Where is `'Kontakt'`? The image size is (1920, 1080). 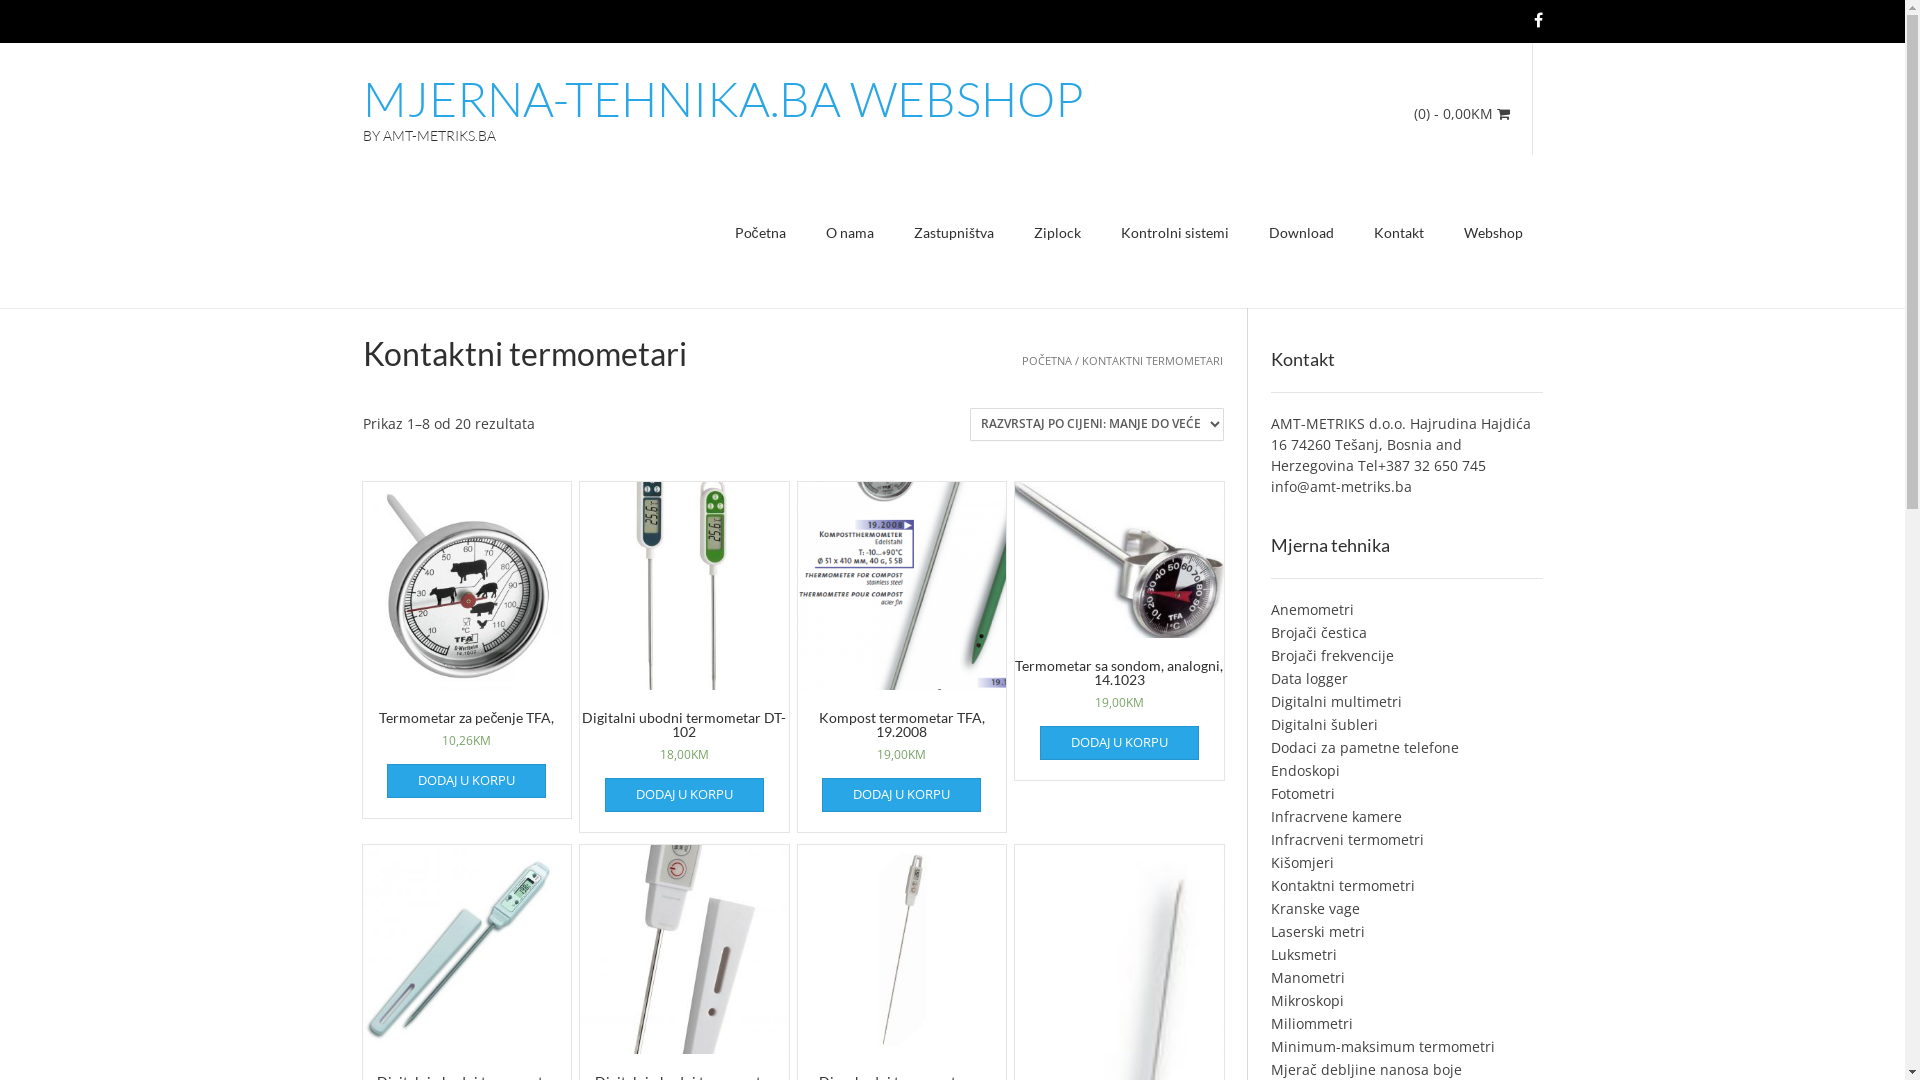
'Kontakt' is located at coordinates (1397, 234).